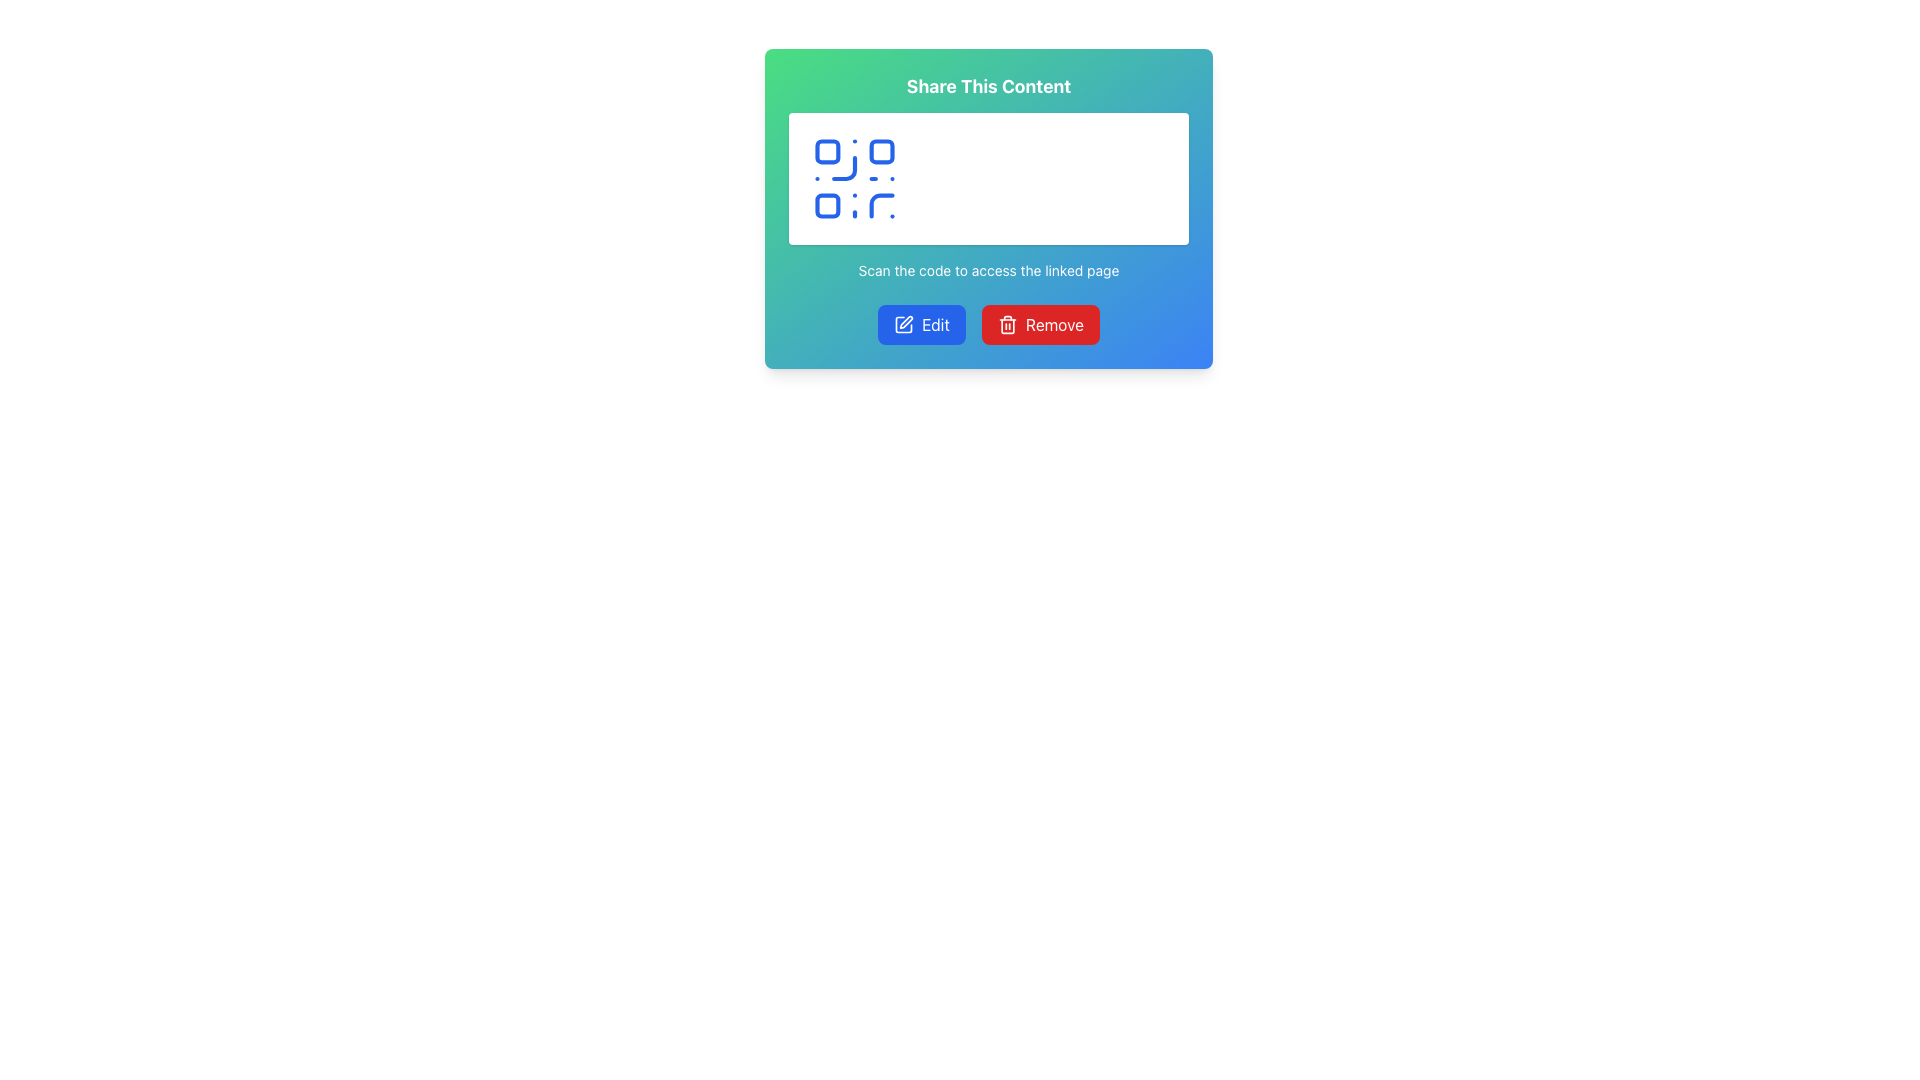 Image resolution: width=1920 pixels, height=1080 pixels. Describe the element at coordinates (854, 177) in the screenshot. I see `the QR code icon, which has a blue outline and is located in the upper-left corner of the central modal card` at that location.